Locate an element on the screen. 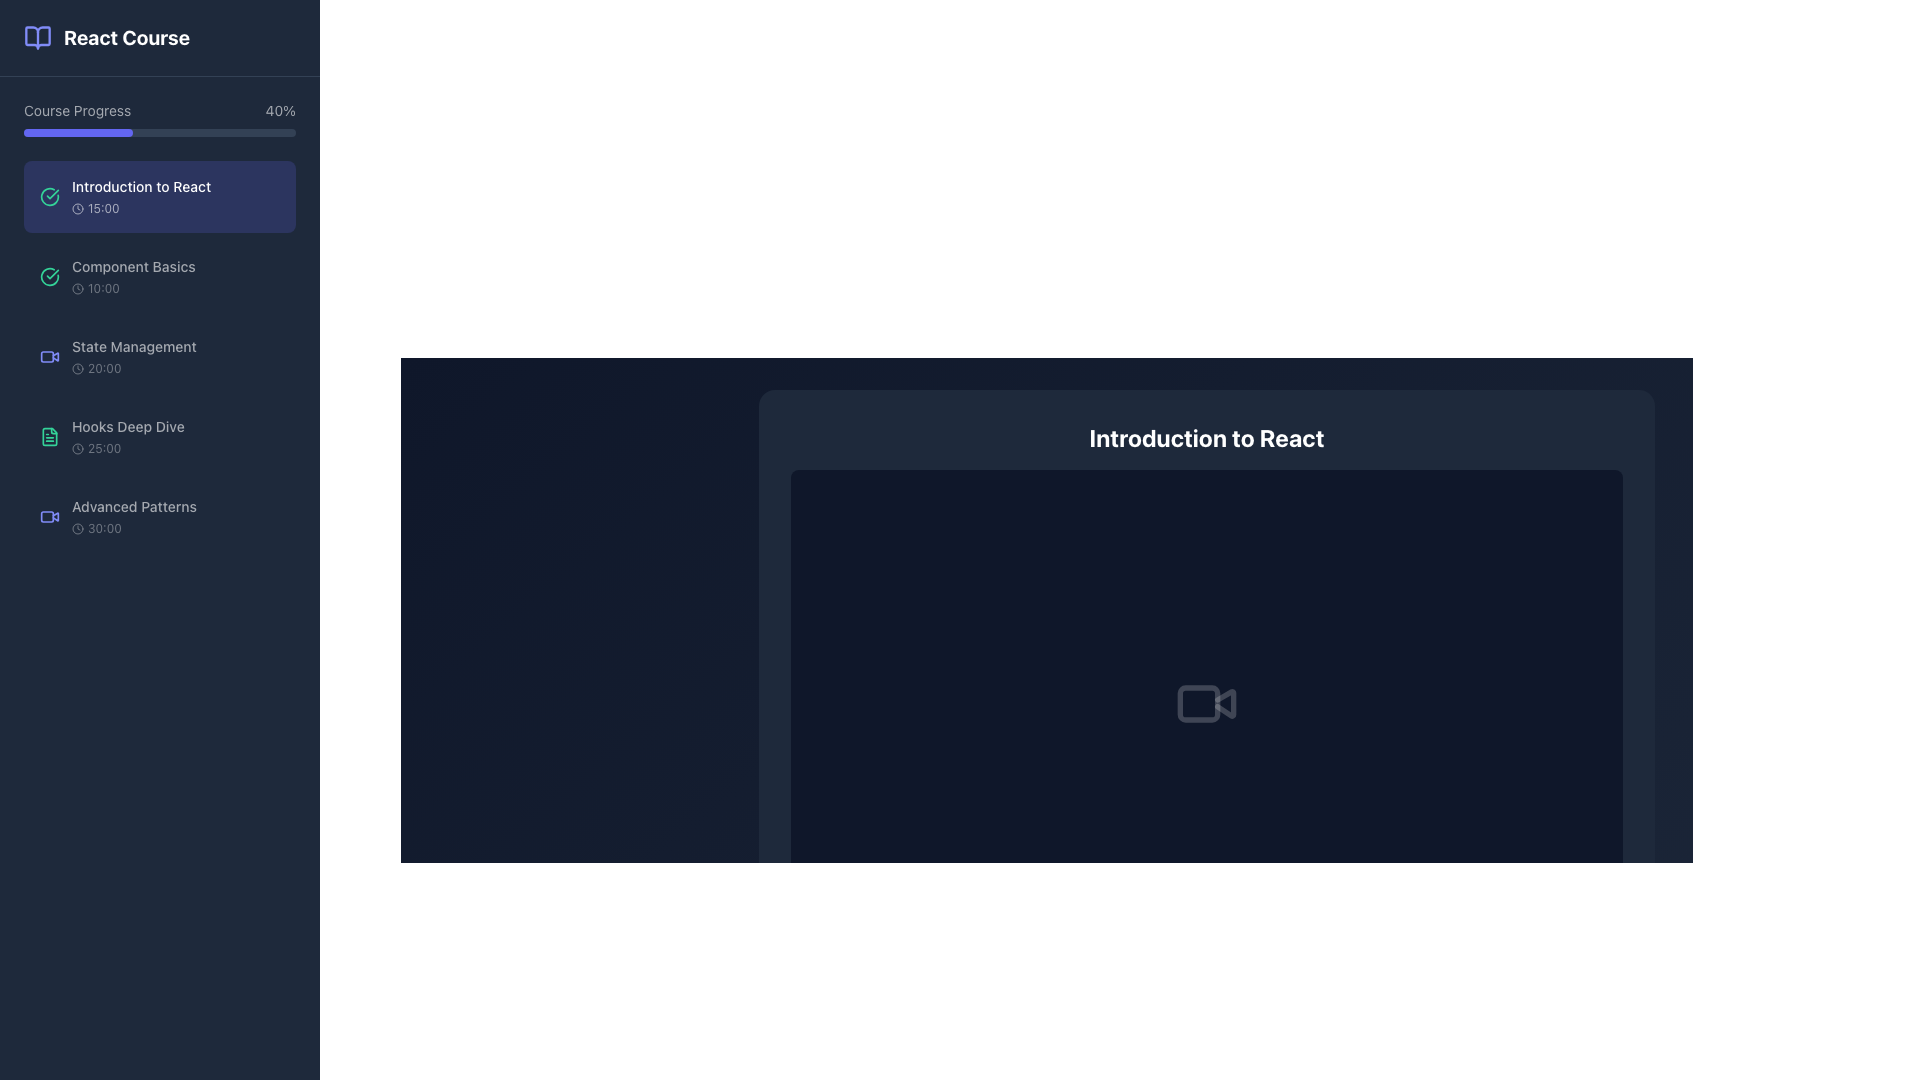  the interactive list item labeled 'Hooks Deep Dive', which is the fourth item in the vertical list of course modules is located at coordinates (158, 435).